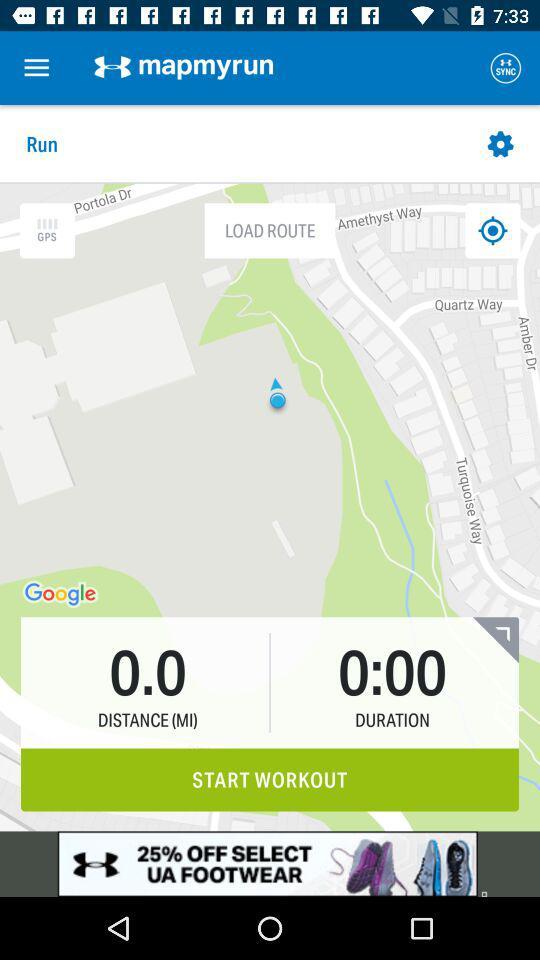 This screenshot has height=960, width=540. I want to click on the location, so click(491, 230).